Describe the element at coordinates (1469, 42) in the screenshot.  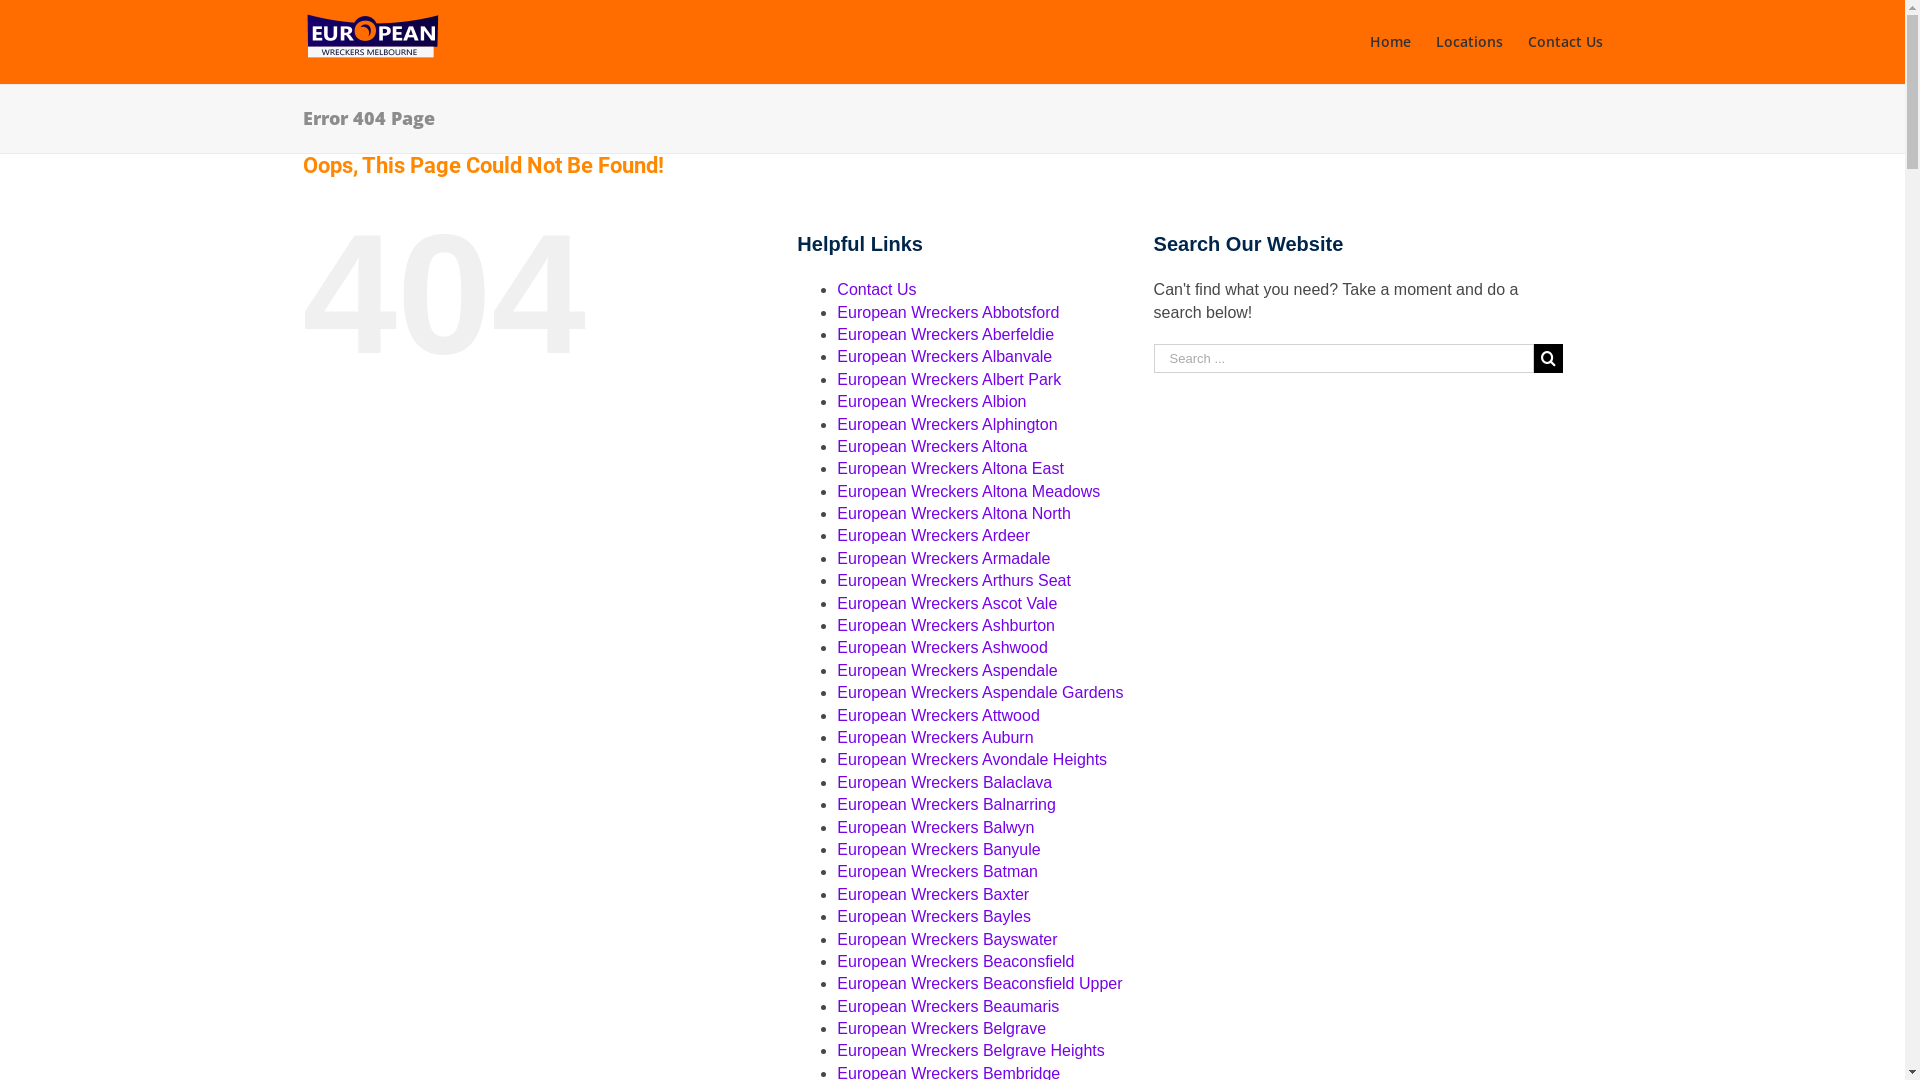
I see `'Locations'` at that location.